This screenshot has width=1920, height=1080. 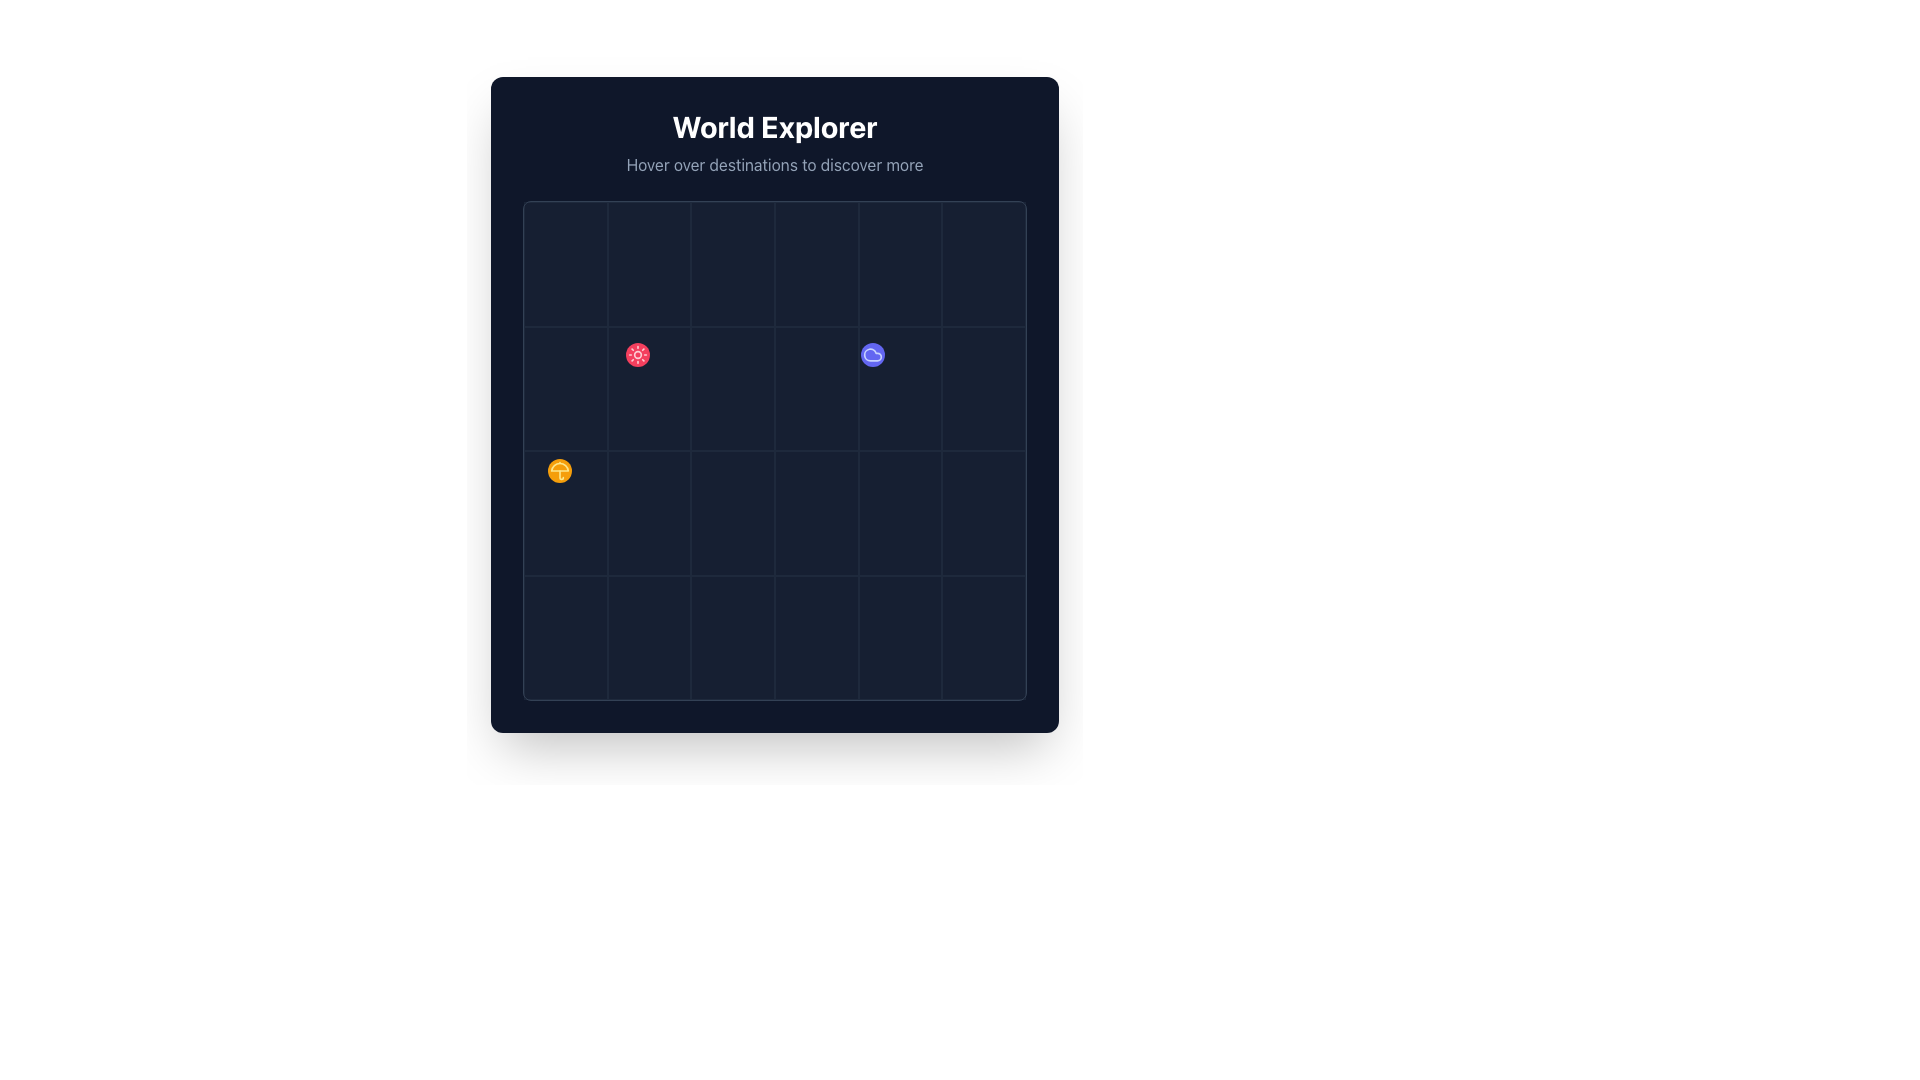 I want to click on the circular button or icon representing an umbrella in the 'World Explorer' grid, located in the lower-left position, so click(x=578, y=470).